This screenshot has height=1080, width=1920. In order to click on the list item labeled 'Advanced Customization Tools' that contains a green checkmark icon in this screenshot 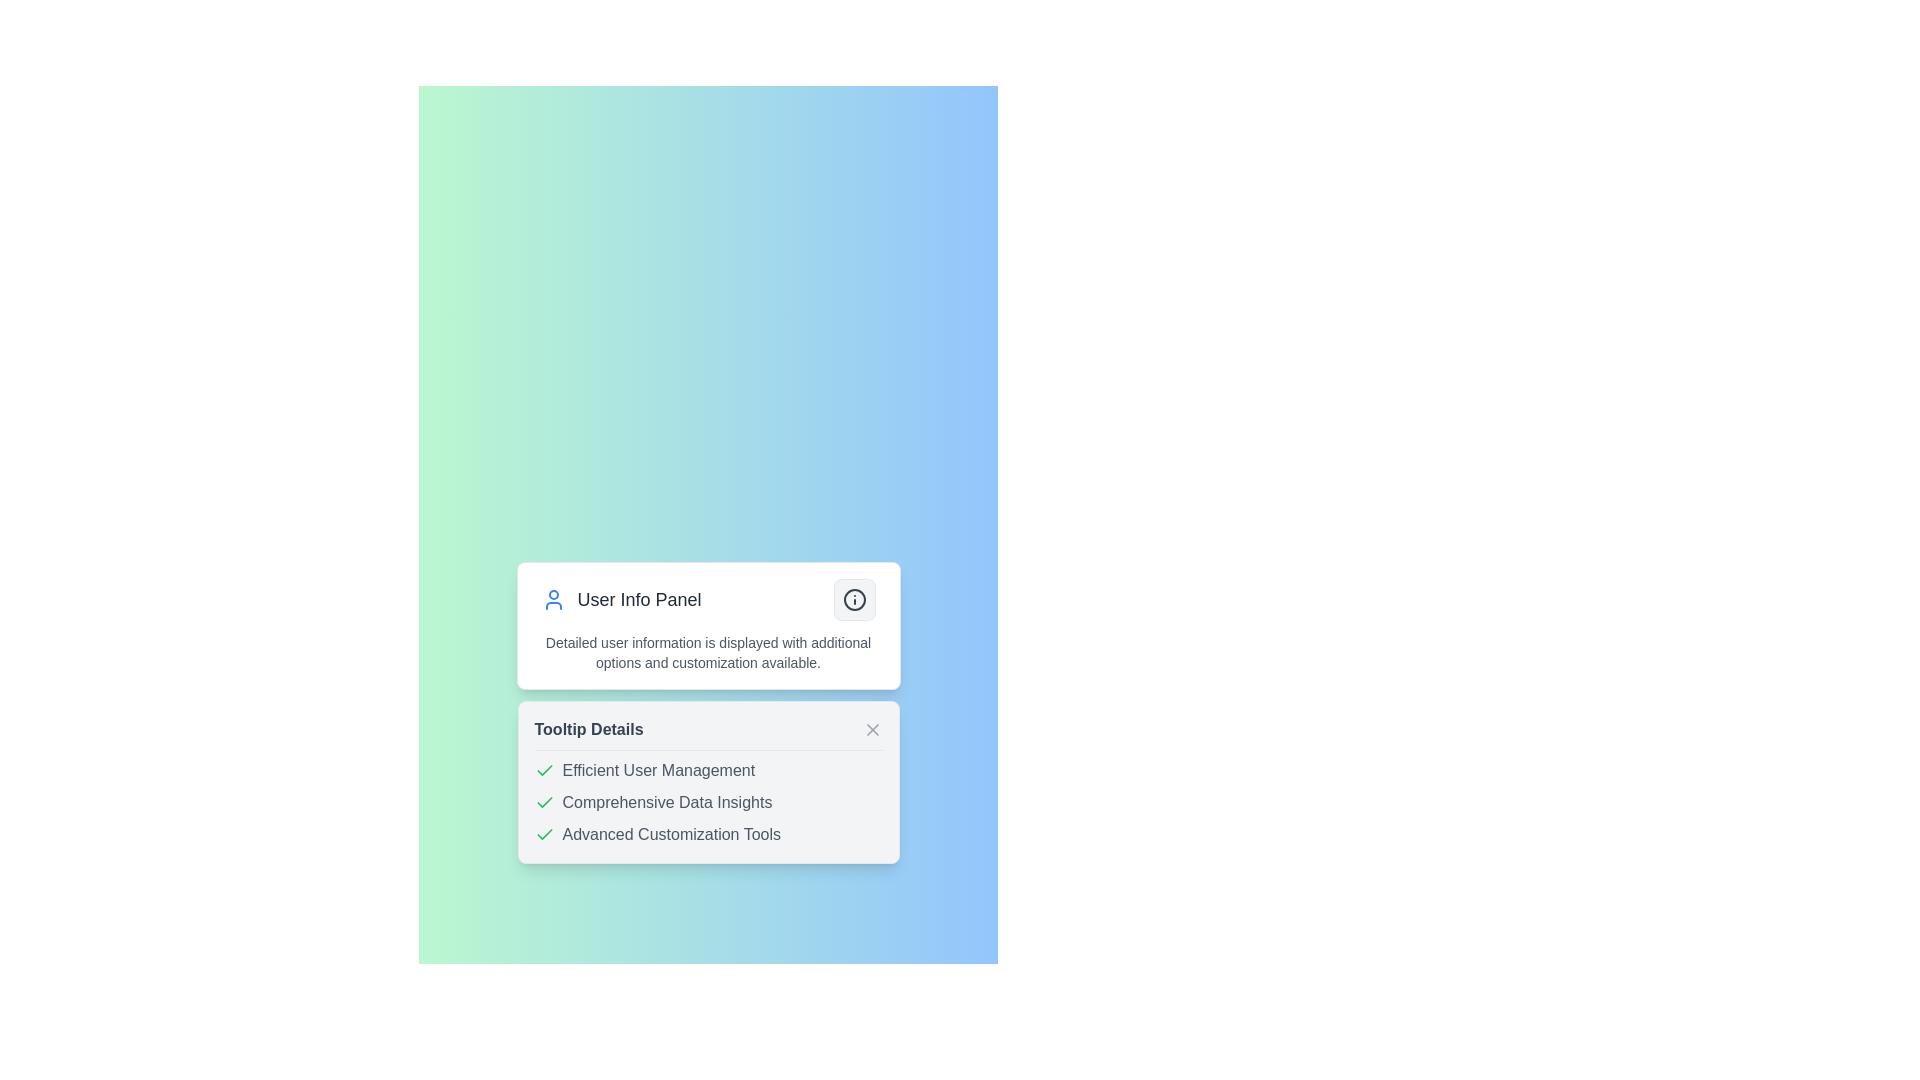, I will do `click(708, 834)`.